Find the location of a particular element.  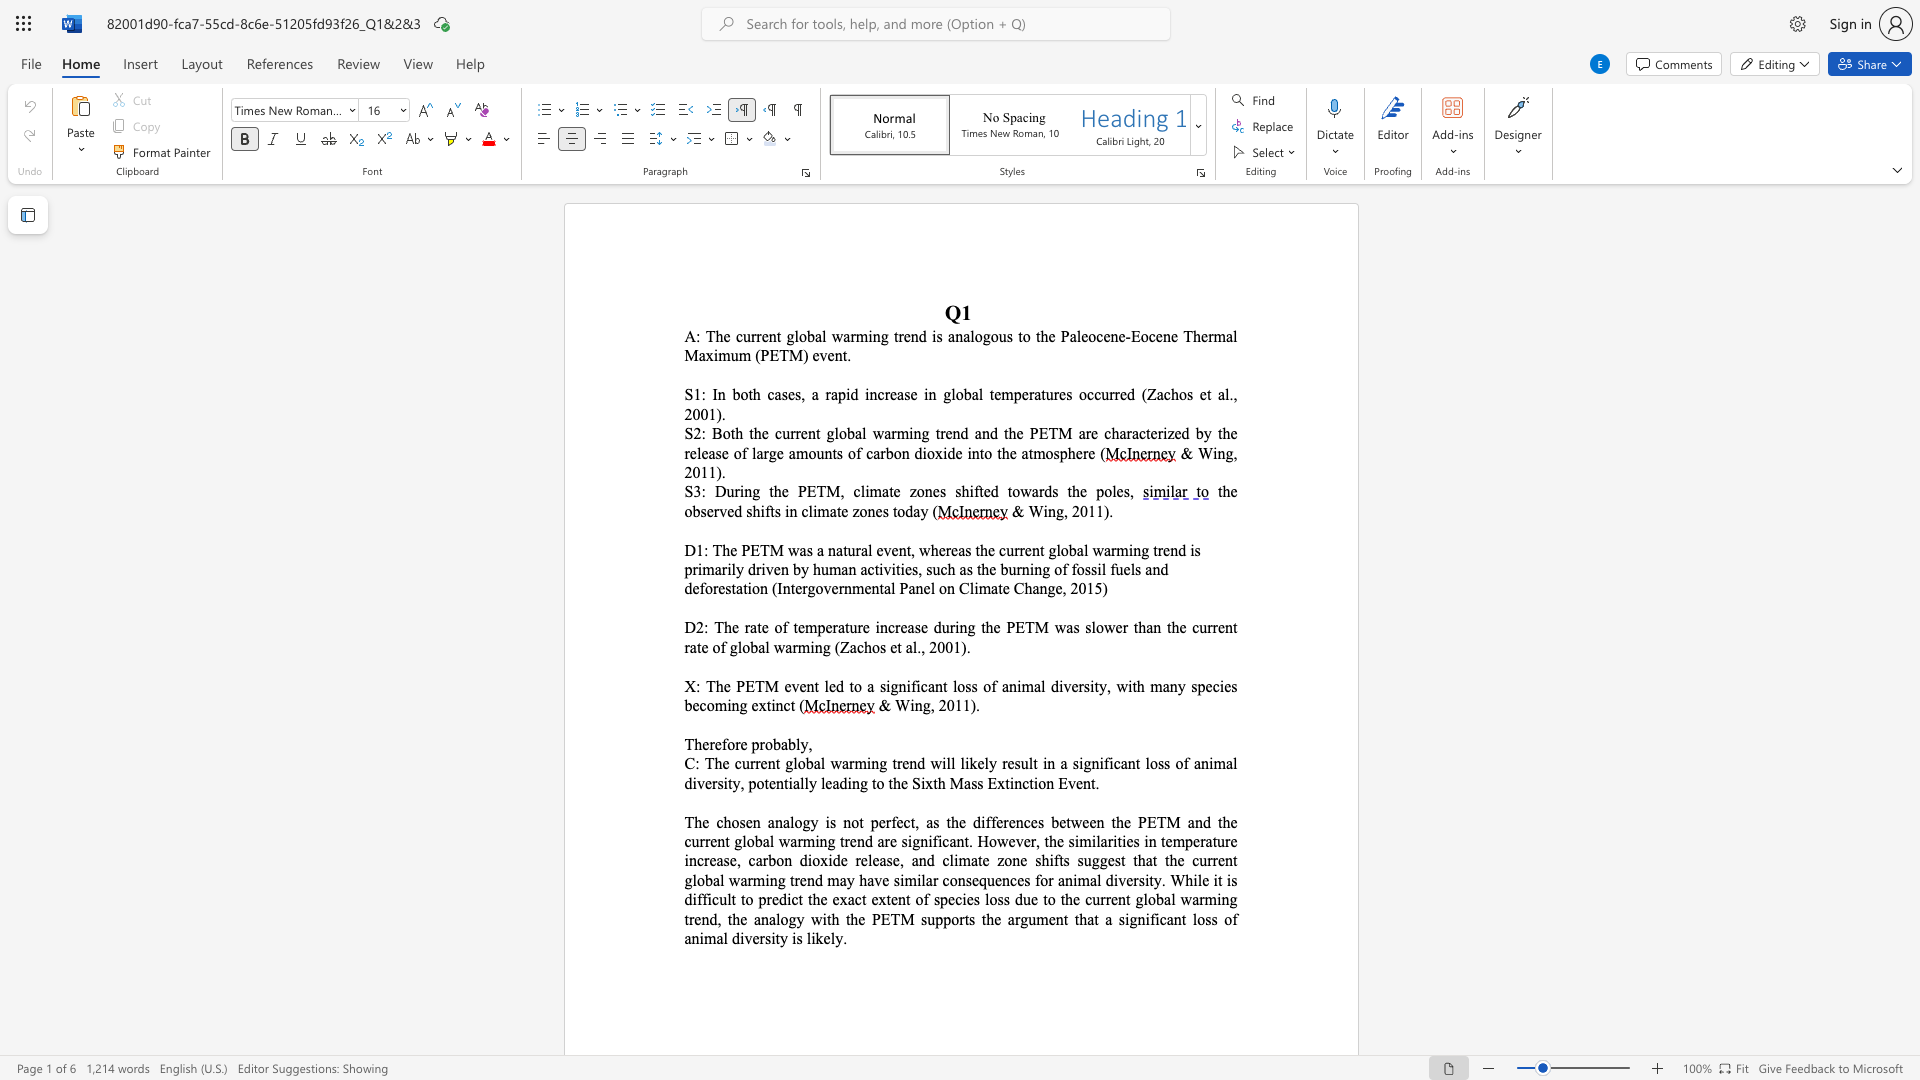

the subset text "rrent global warming trend is primarily driven by human activities, such as th" within the text "the current global warming trend is primarily driven by human activities, such as the burning of fossil fuels and deforestation" is located at coordinates (1014, 550).